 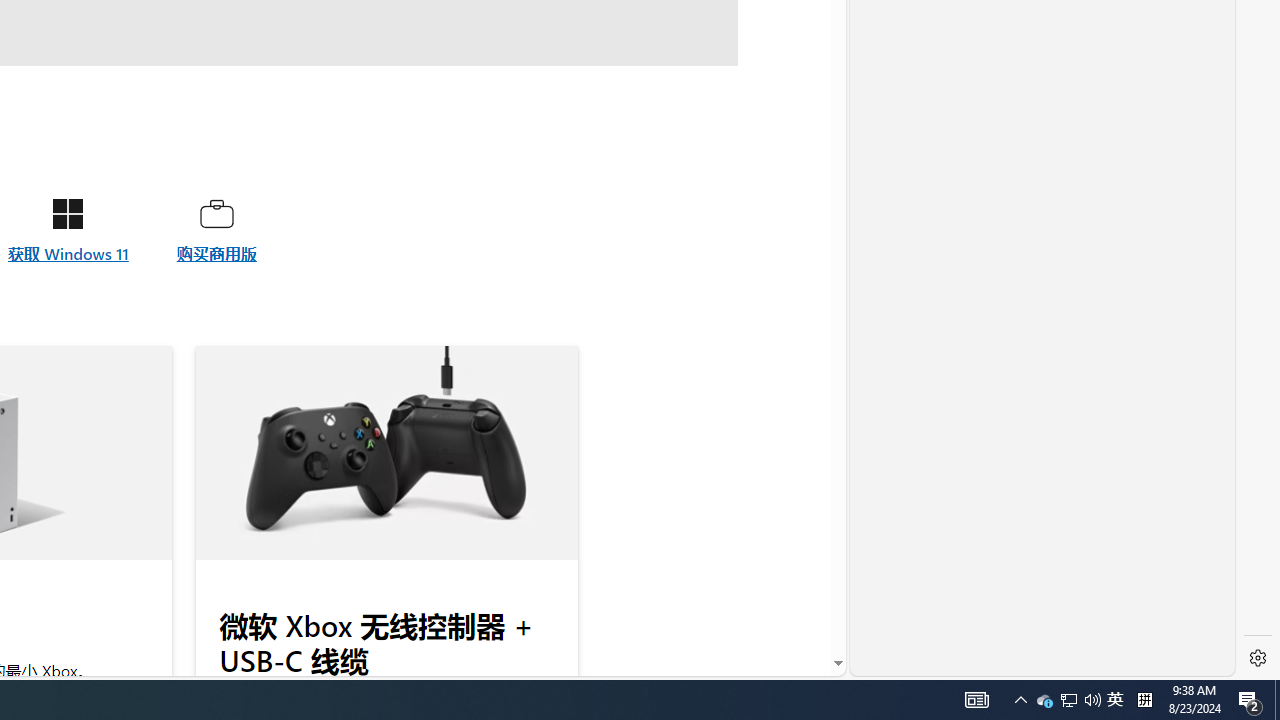 I want to click on 'A pair of Xbox Wireless Controllers with USB-C Cable.', so click(x=386, y=453).